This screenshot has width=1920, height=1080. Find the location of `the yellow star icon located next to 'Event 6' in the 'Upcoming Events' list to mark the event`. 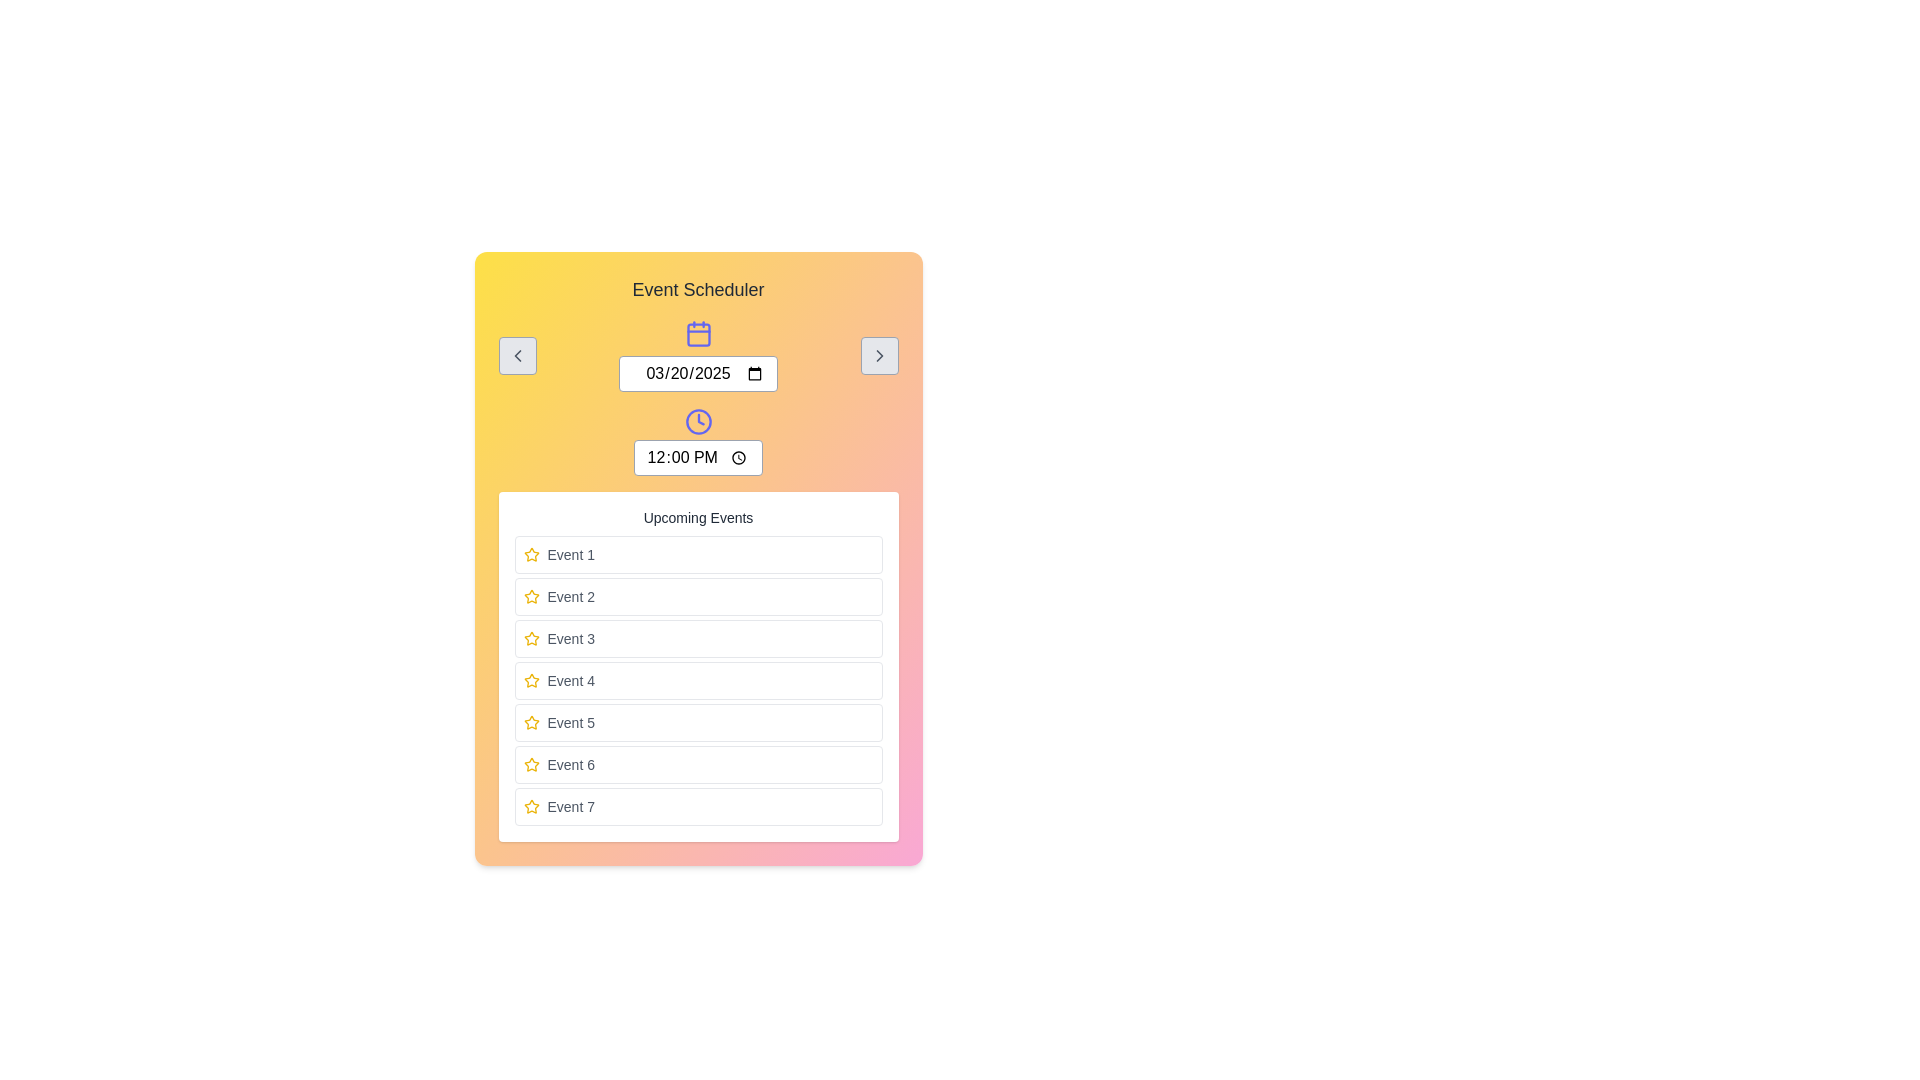

the yellow star icon located next to 'Event 6' in the 'Upcoming Events' list to mark the event is located at coordinates (531, 764).